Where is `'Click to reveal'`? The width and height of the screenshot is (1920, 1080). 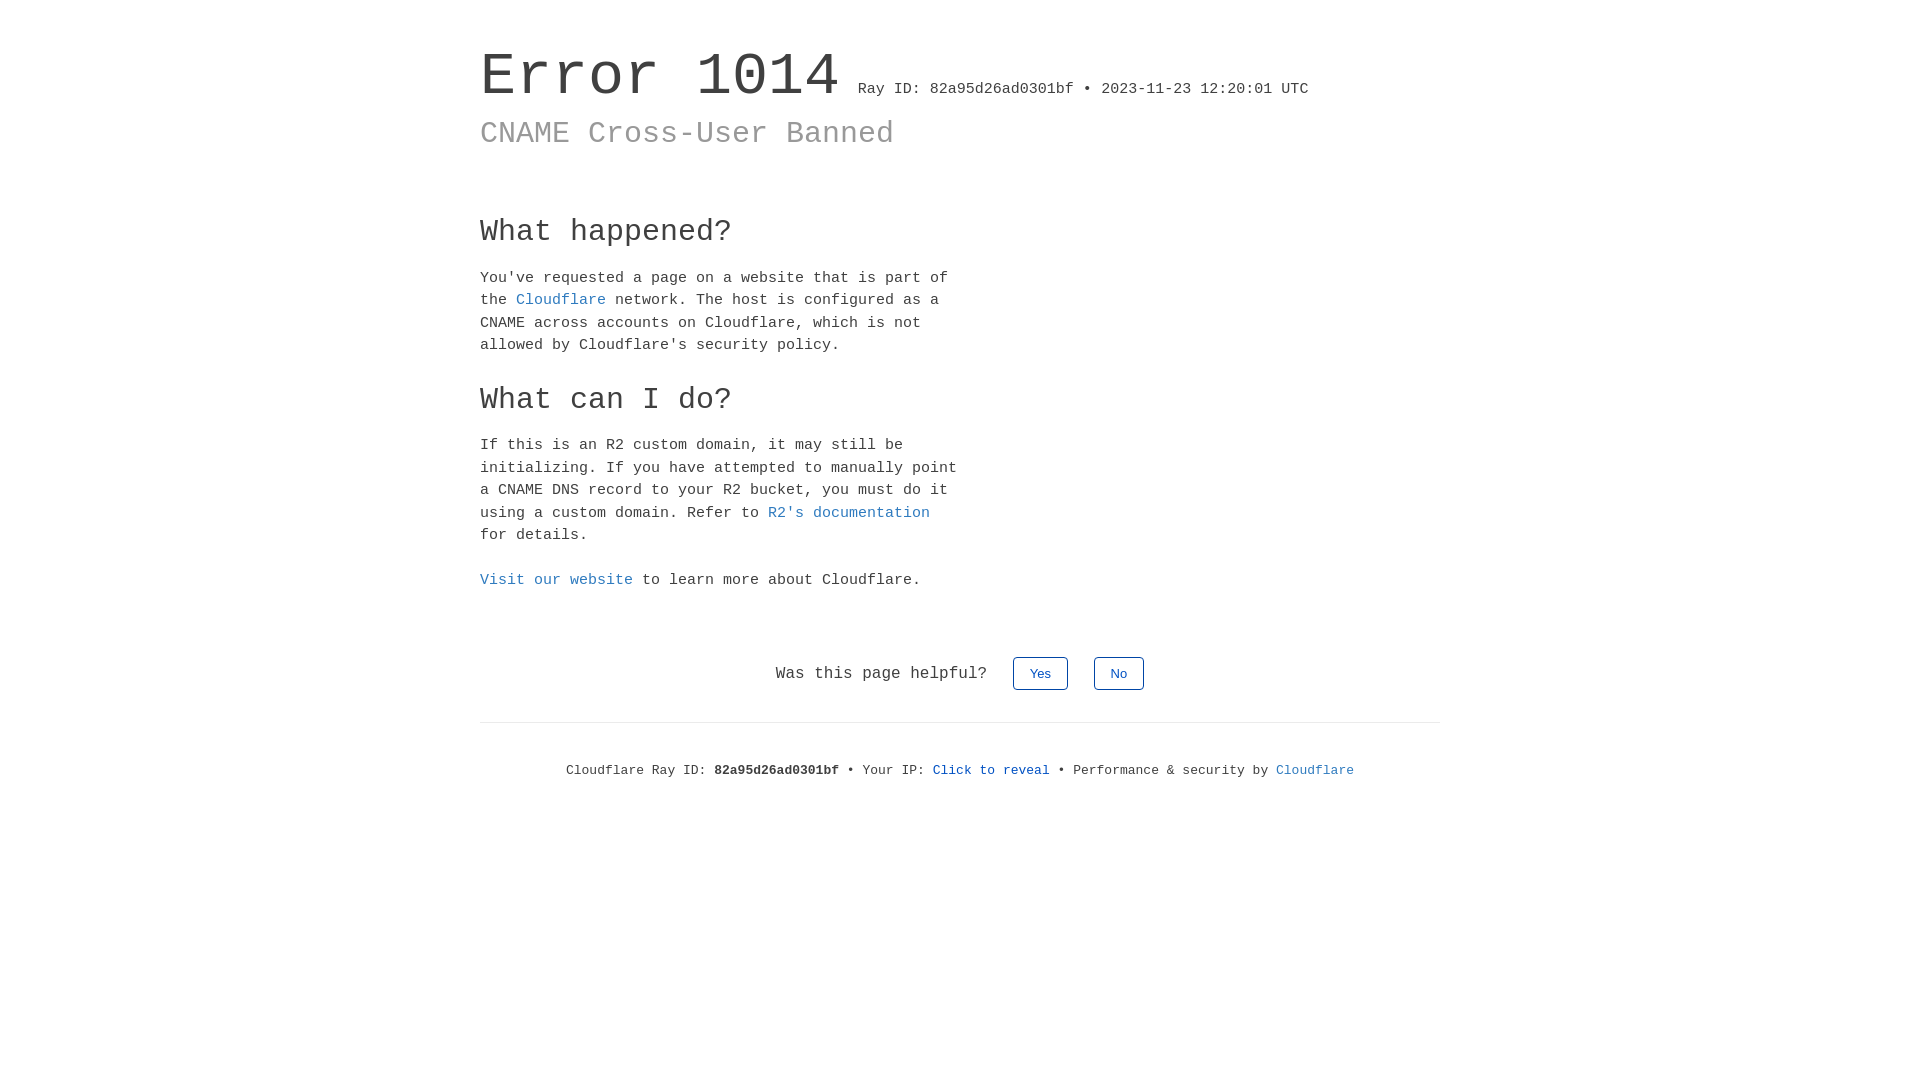
'Click to reveal' is located at coordinates (991, 768).